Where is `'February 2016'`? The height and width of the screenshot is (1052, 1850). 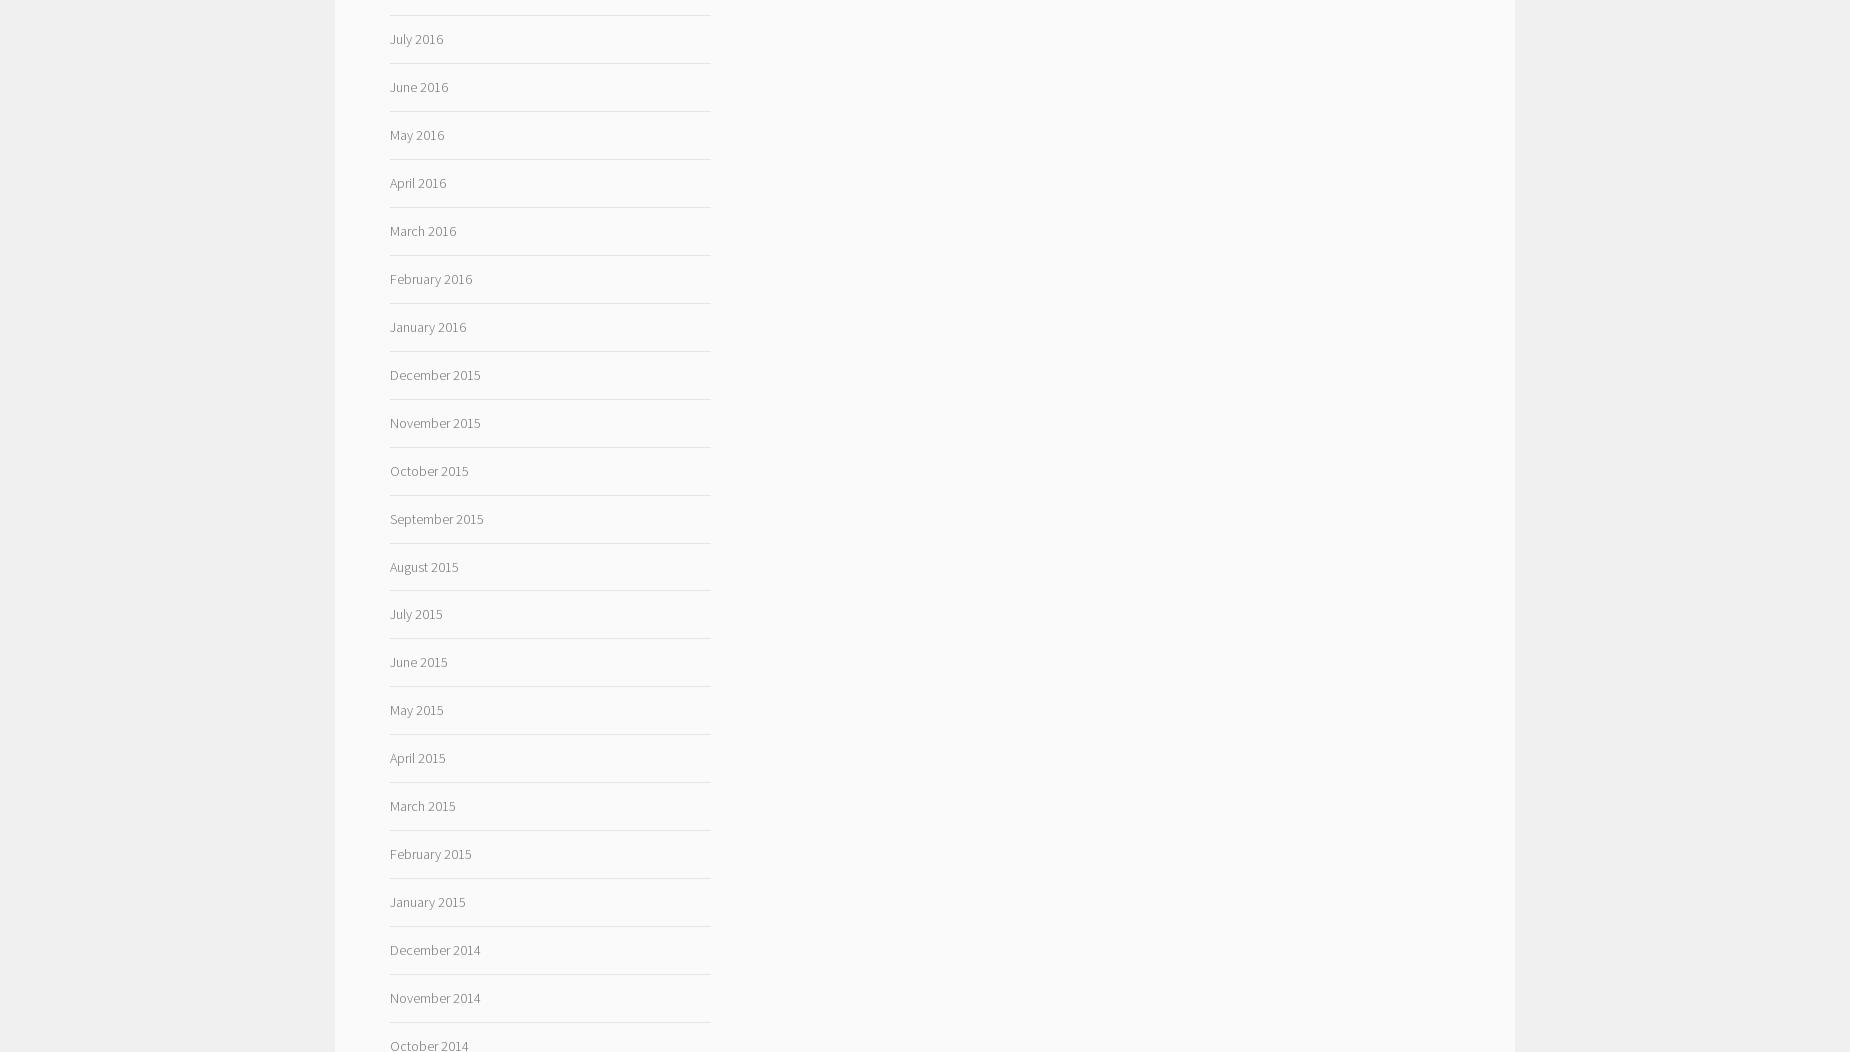 'February 2016' is located at coordinates (388, 278).